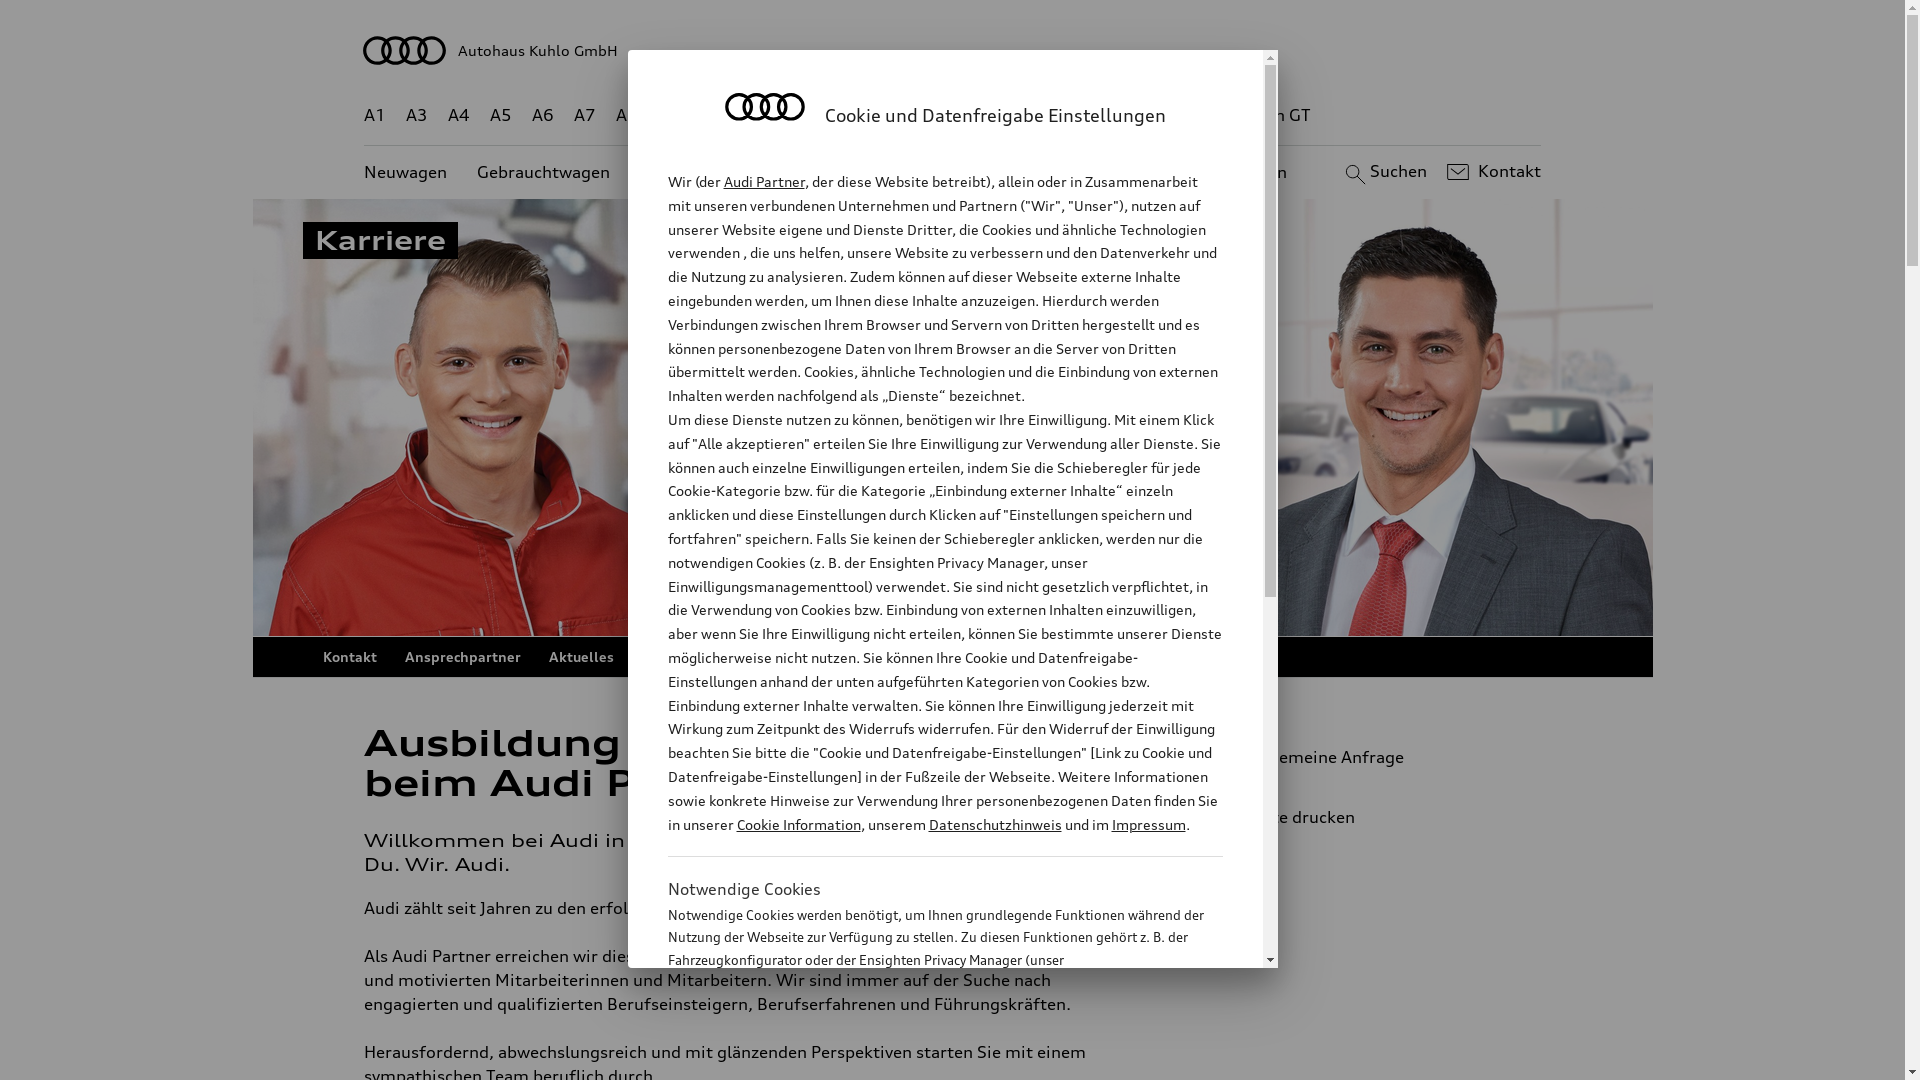  Describe the element at coordinates (1148, 824) in the screenshot. I see `'Impressum'` at that location.